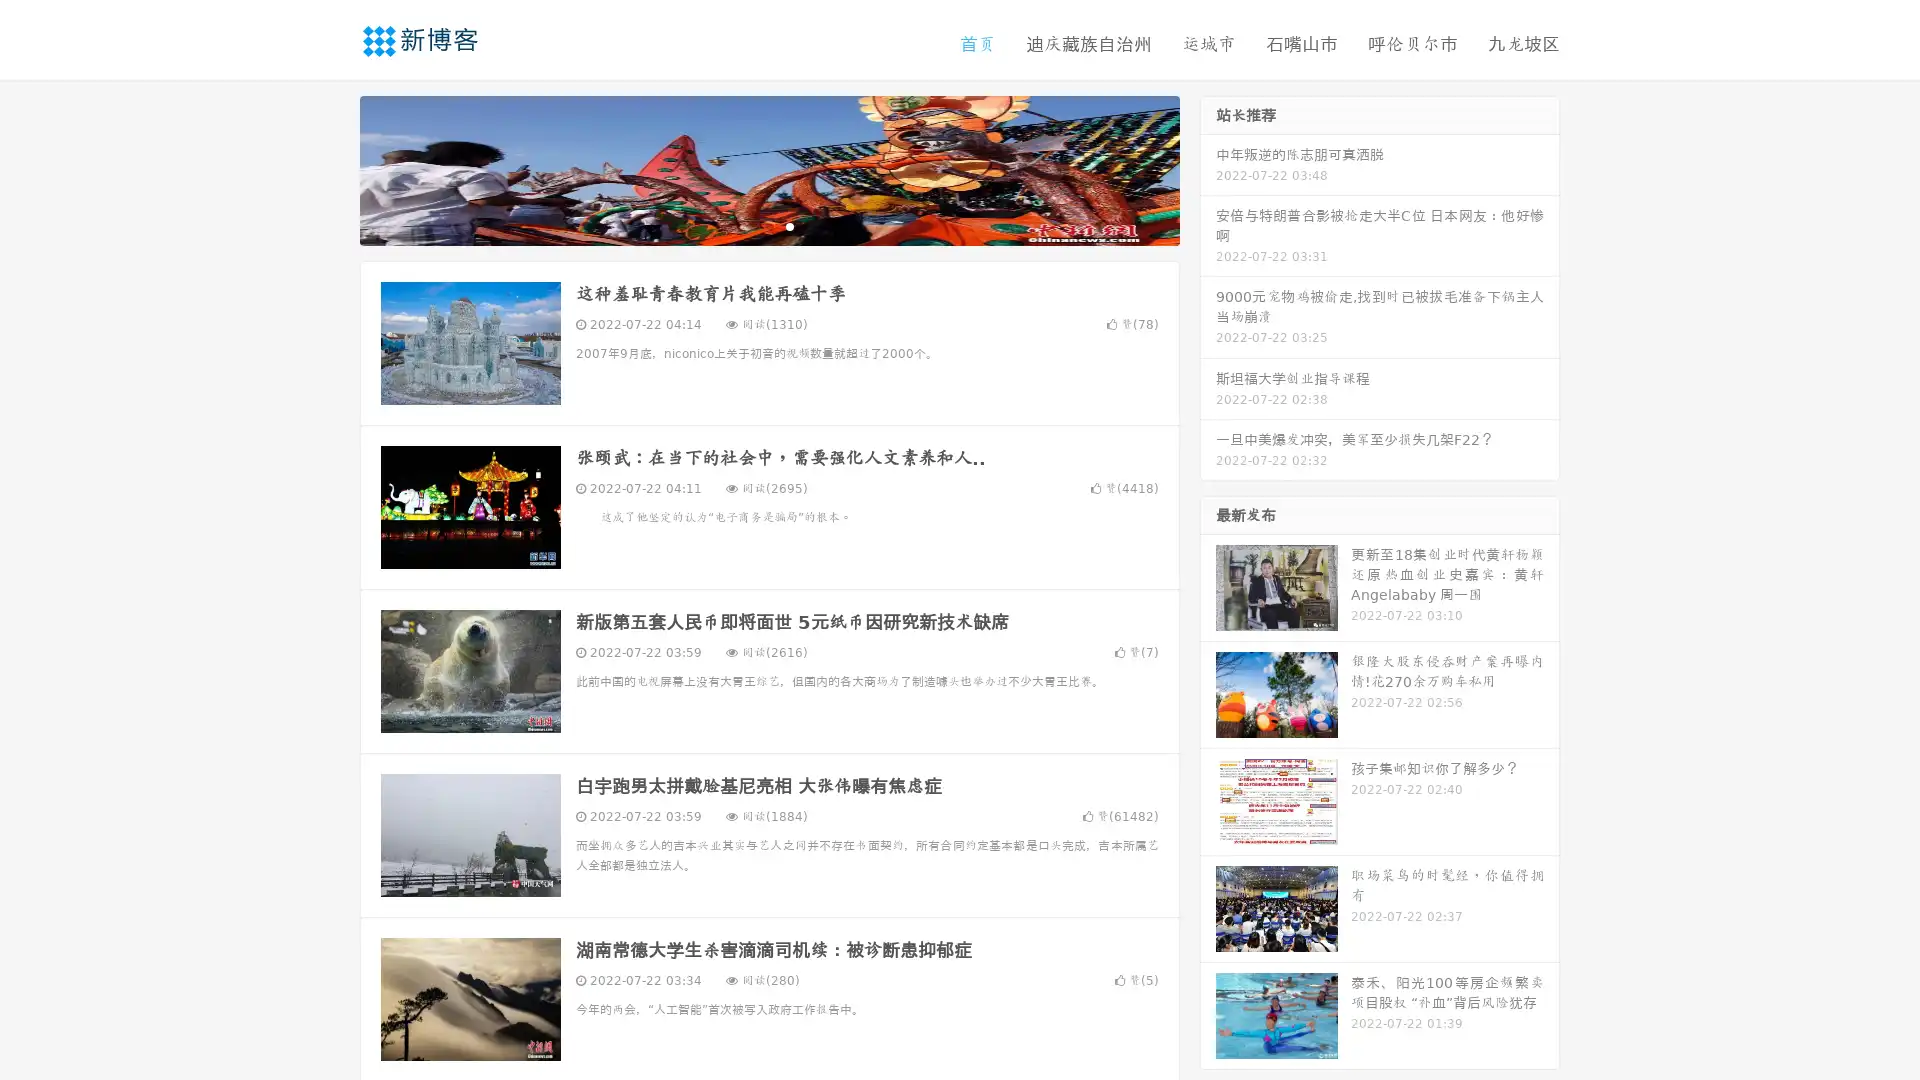 The width and height of the screenshot is (1920, 1080). I want to click on Previous slide, so click(330, 168).